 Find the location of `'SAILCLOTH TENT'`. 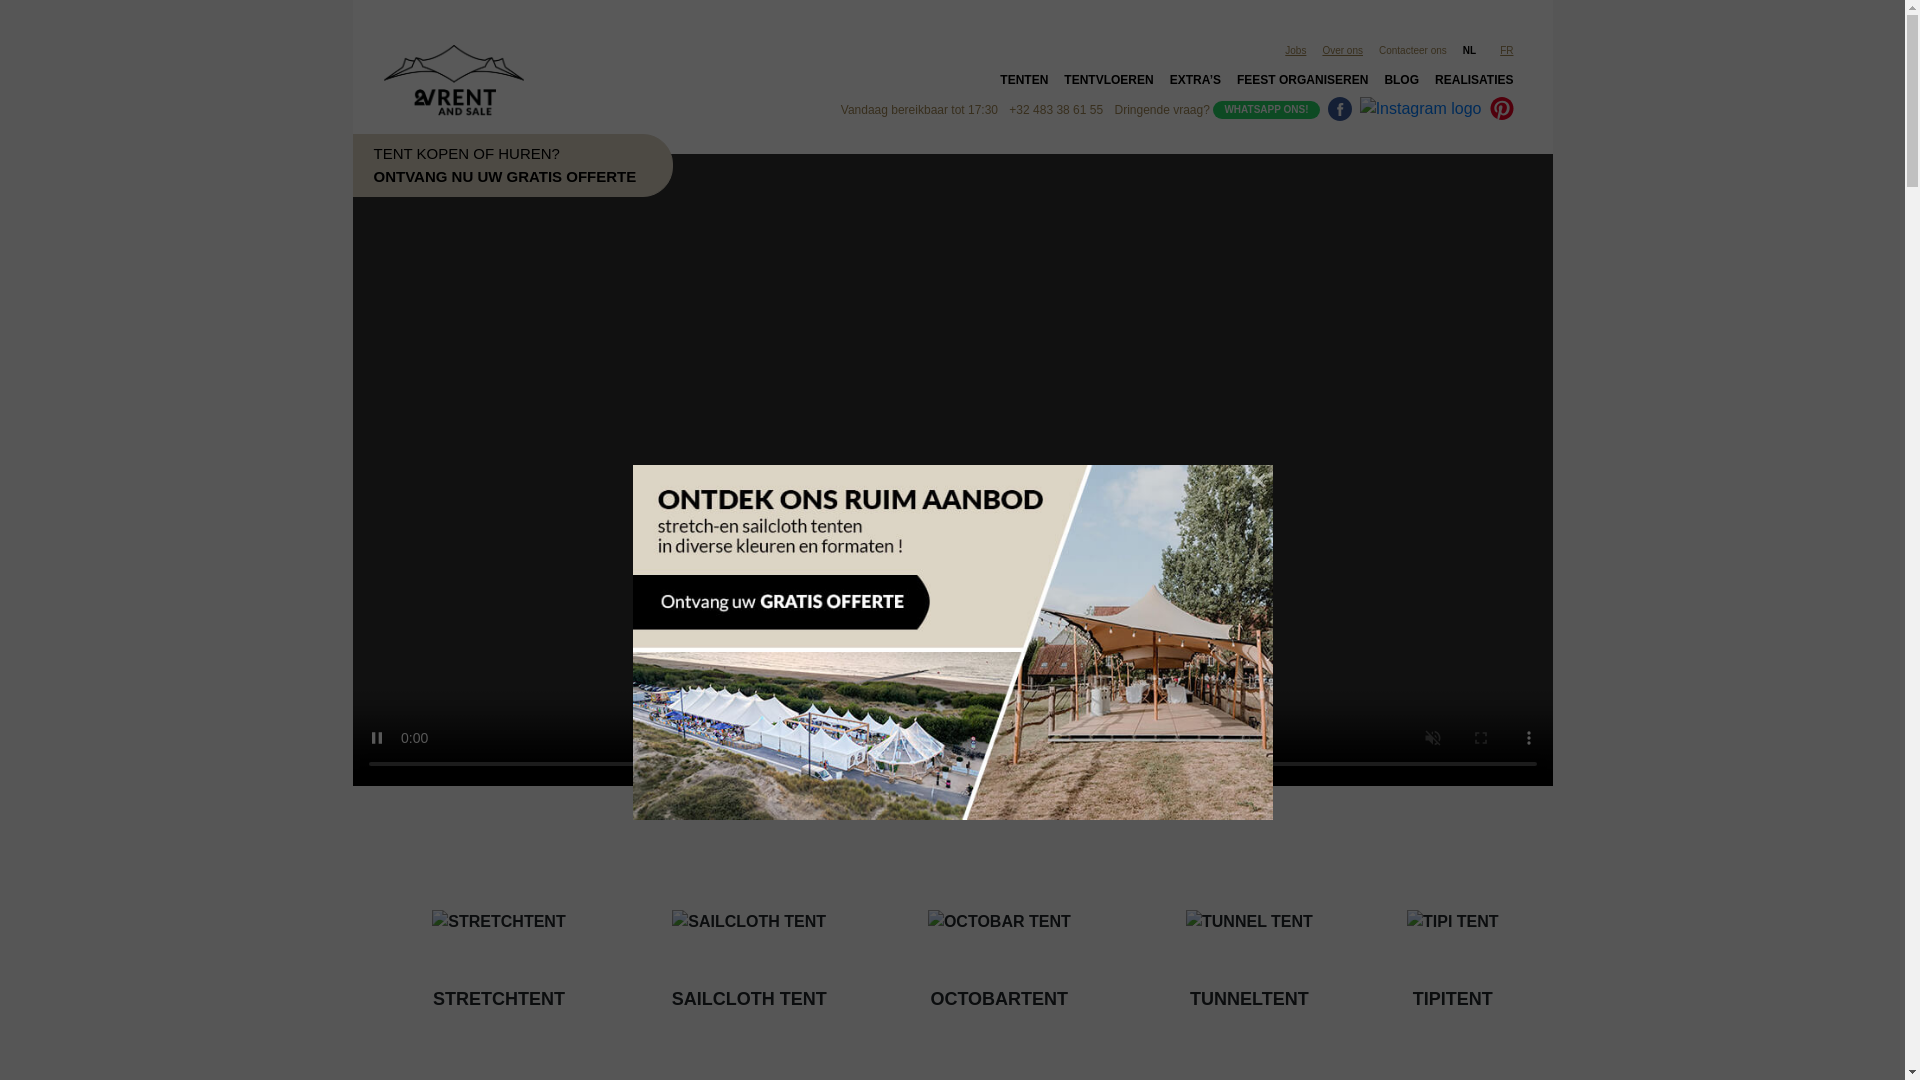

'SAILCLOTH TENT' is located at coordinates (747, 939).